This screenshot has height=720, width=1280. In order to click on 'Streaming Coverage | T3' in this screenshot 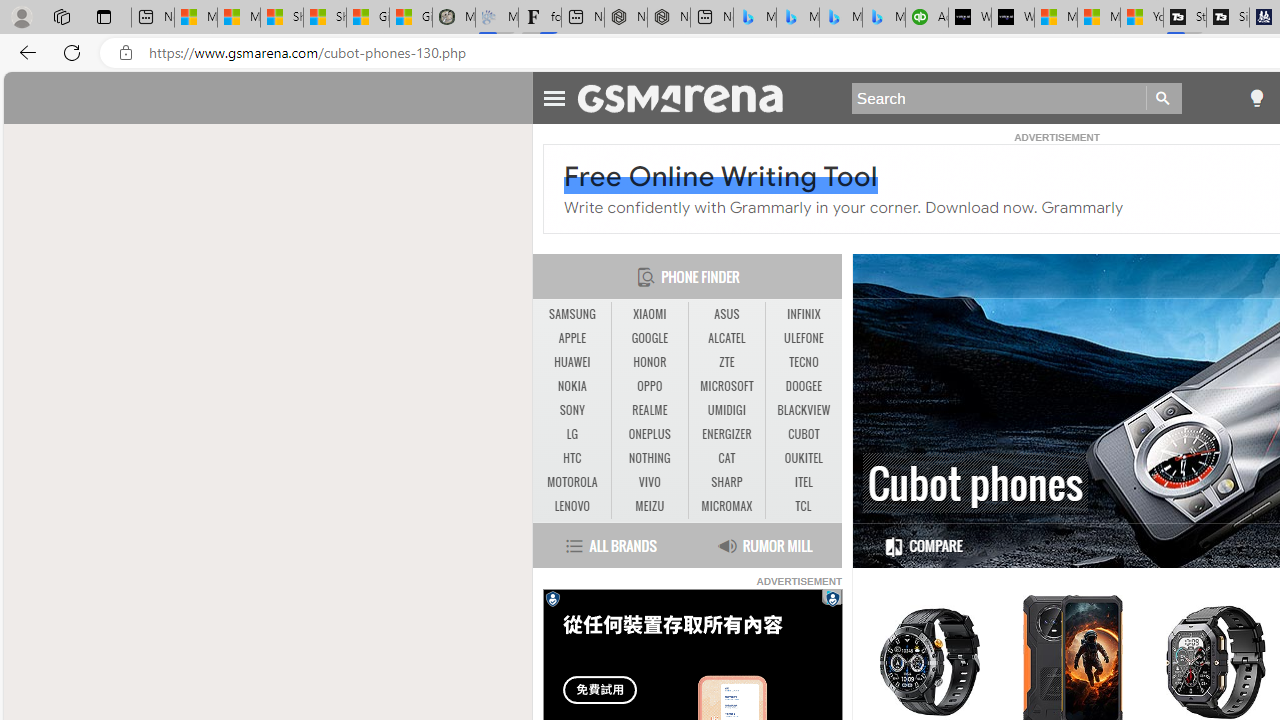, I will do `click(1184, 17)`.